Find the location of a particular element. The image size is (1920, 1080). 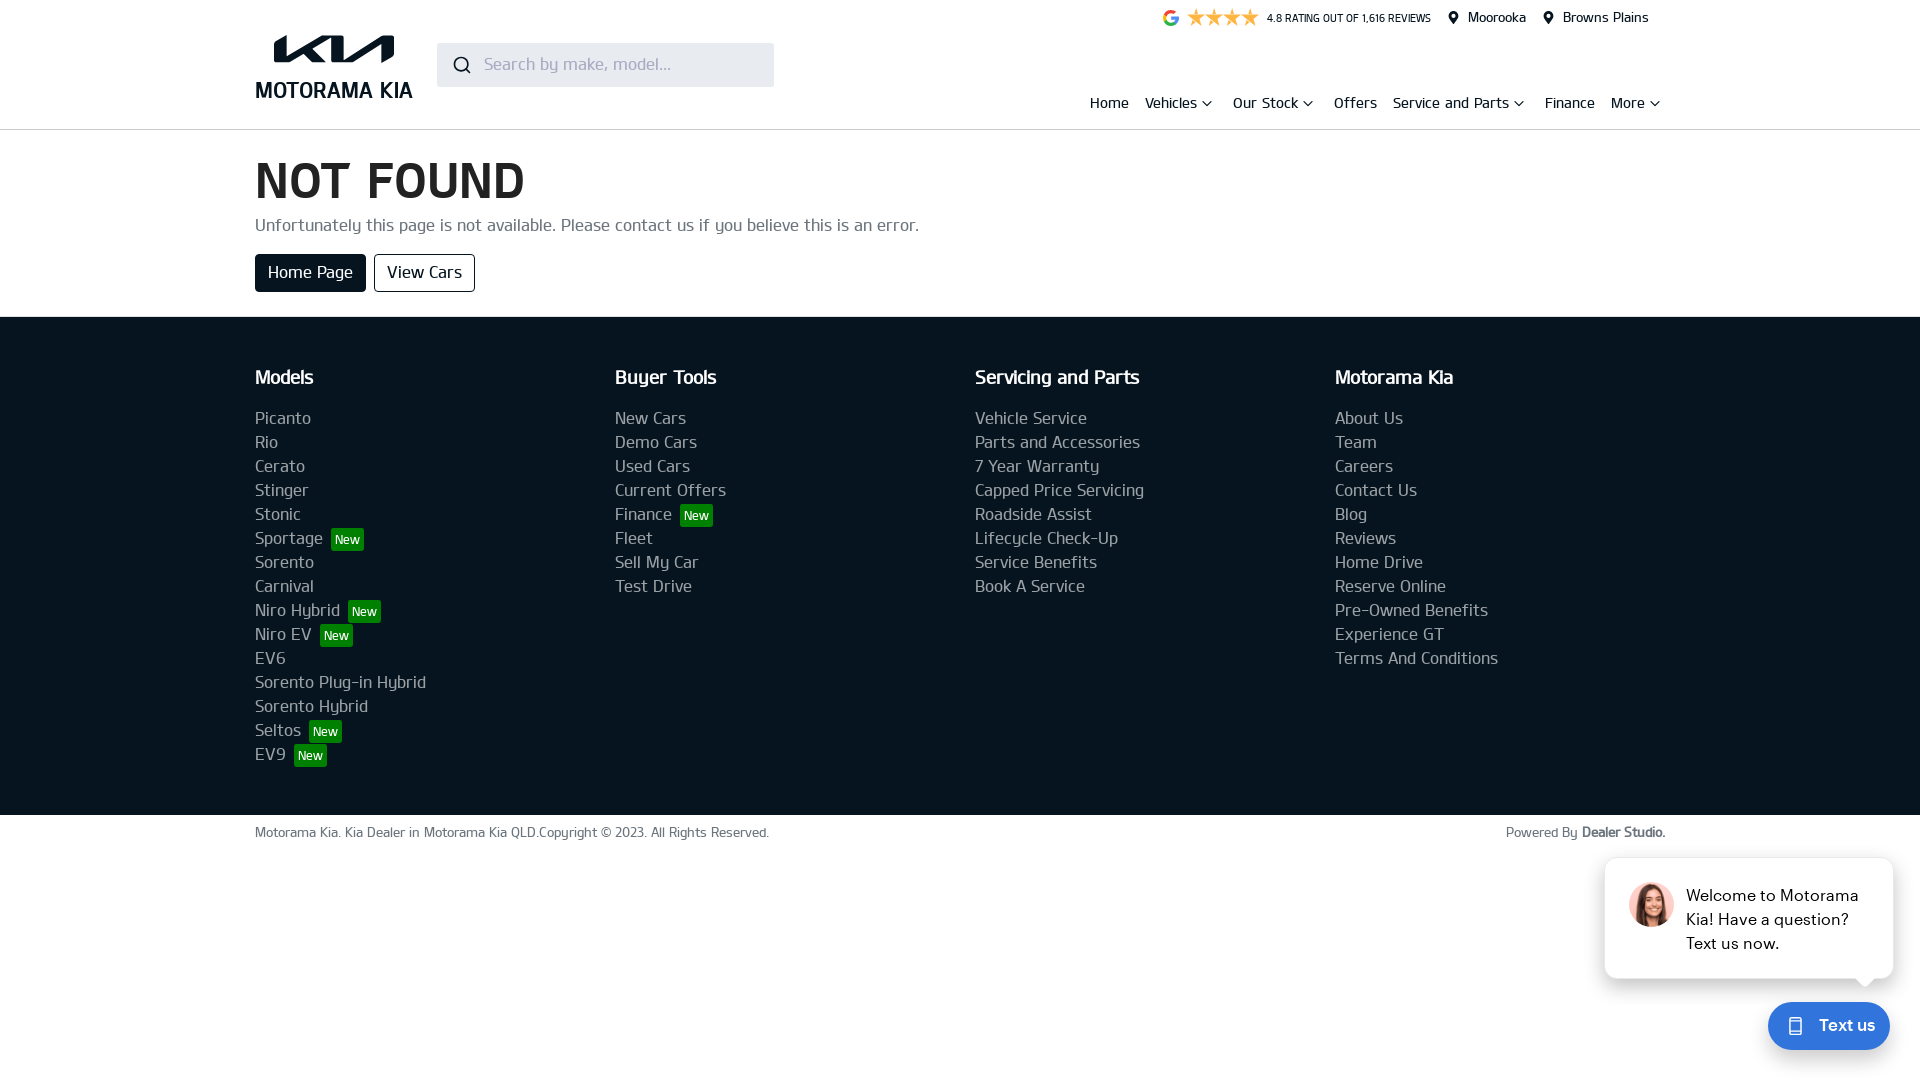

'Stonic' is located at coordinates (277, 513).